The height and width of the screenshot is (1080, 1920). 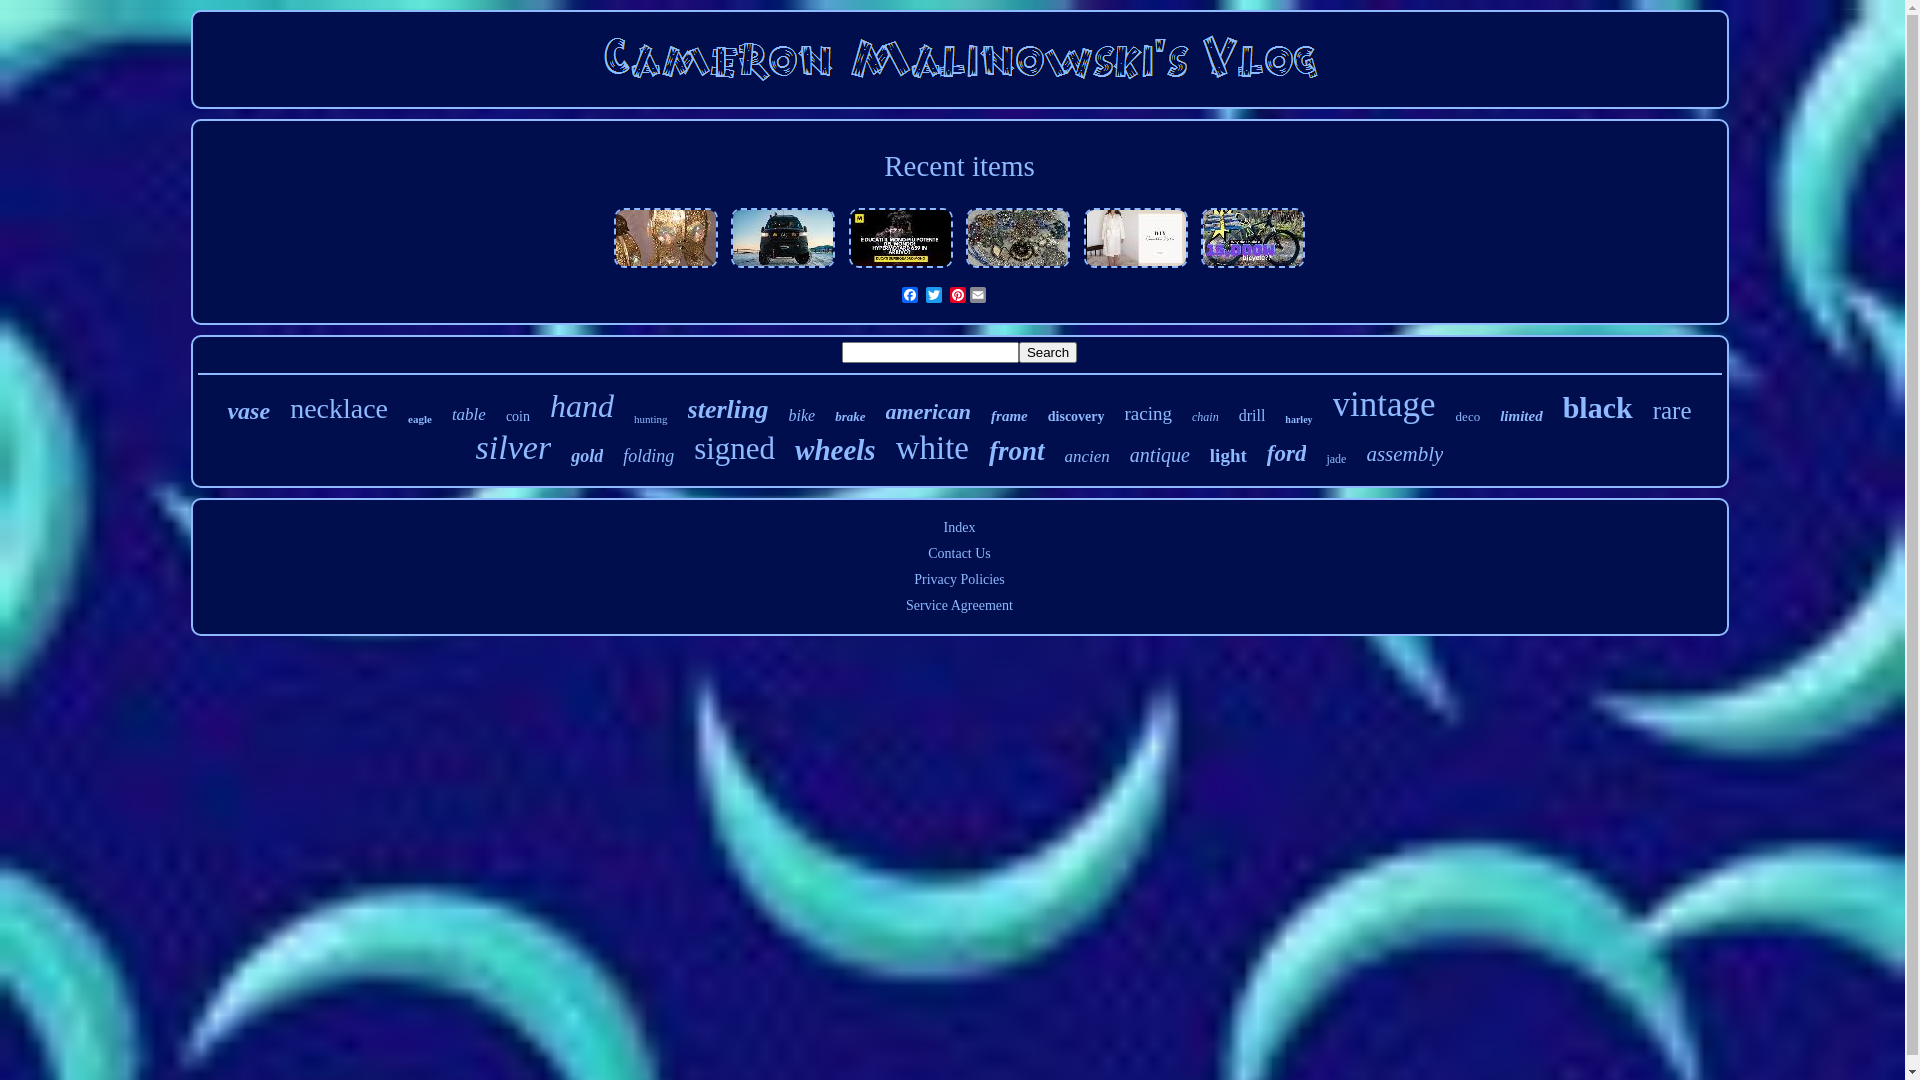 What do you see at coordinates (518, 415) in the screenshot?
I see `'coin'` at bounding box center [518, 415].